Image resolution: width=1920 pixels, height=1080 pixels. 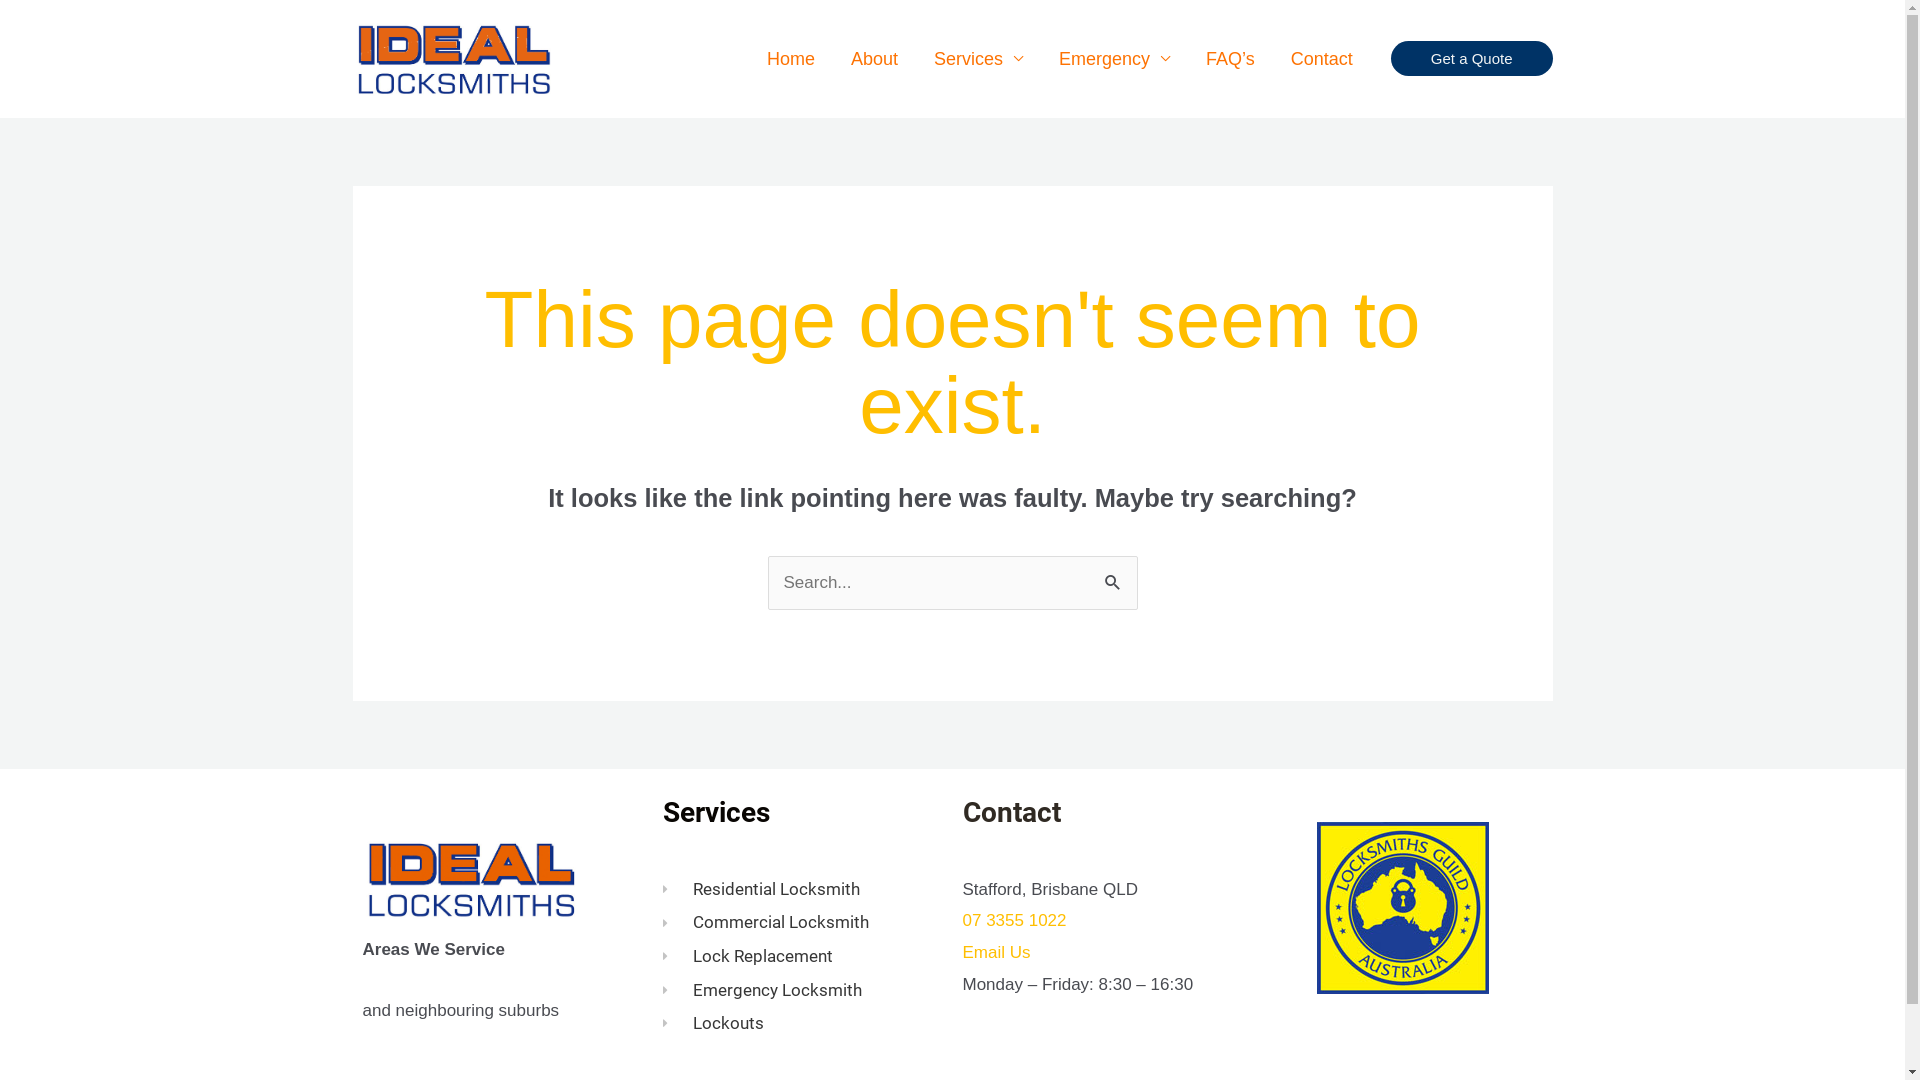 What do you see at coordinates (1090, 577) in the screenshot?
I see `'Search'` at bounding box center [1090, 577].